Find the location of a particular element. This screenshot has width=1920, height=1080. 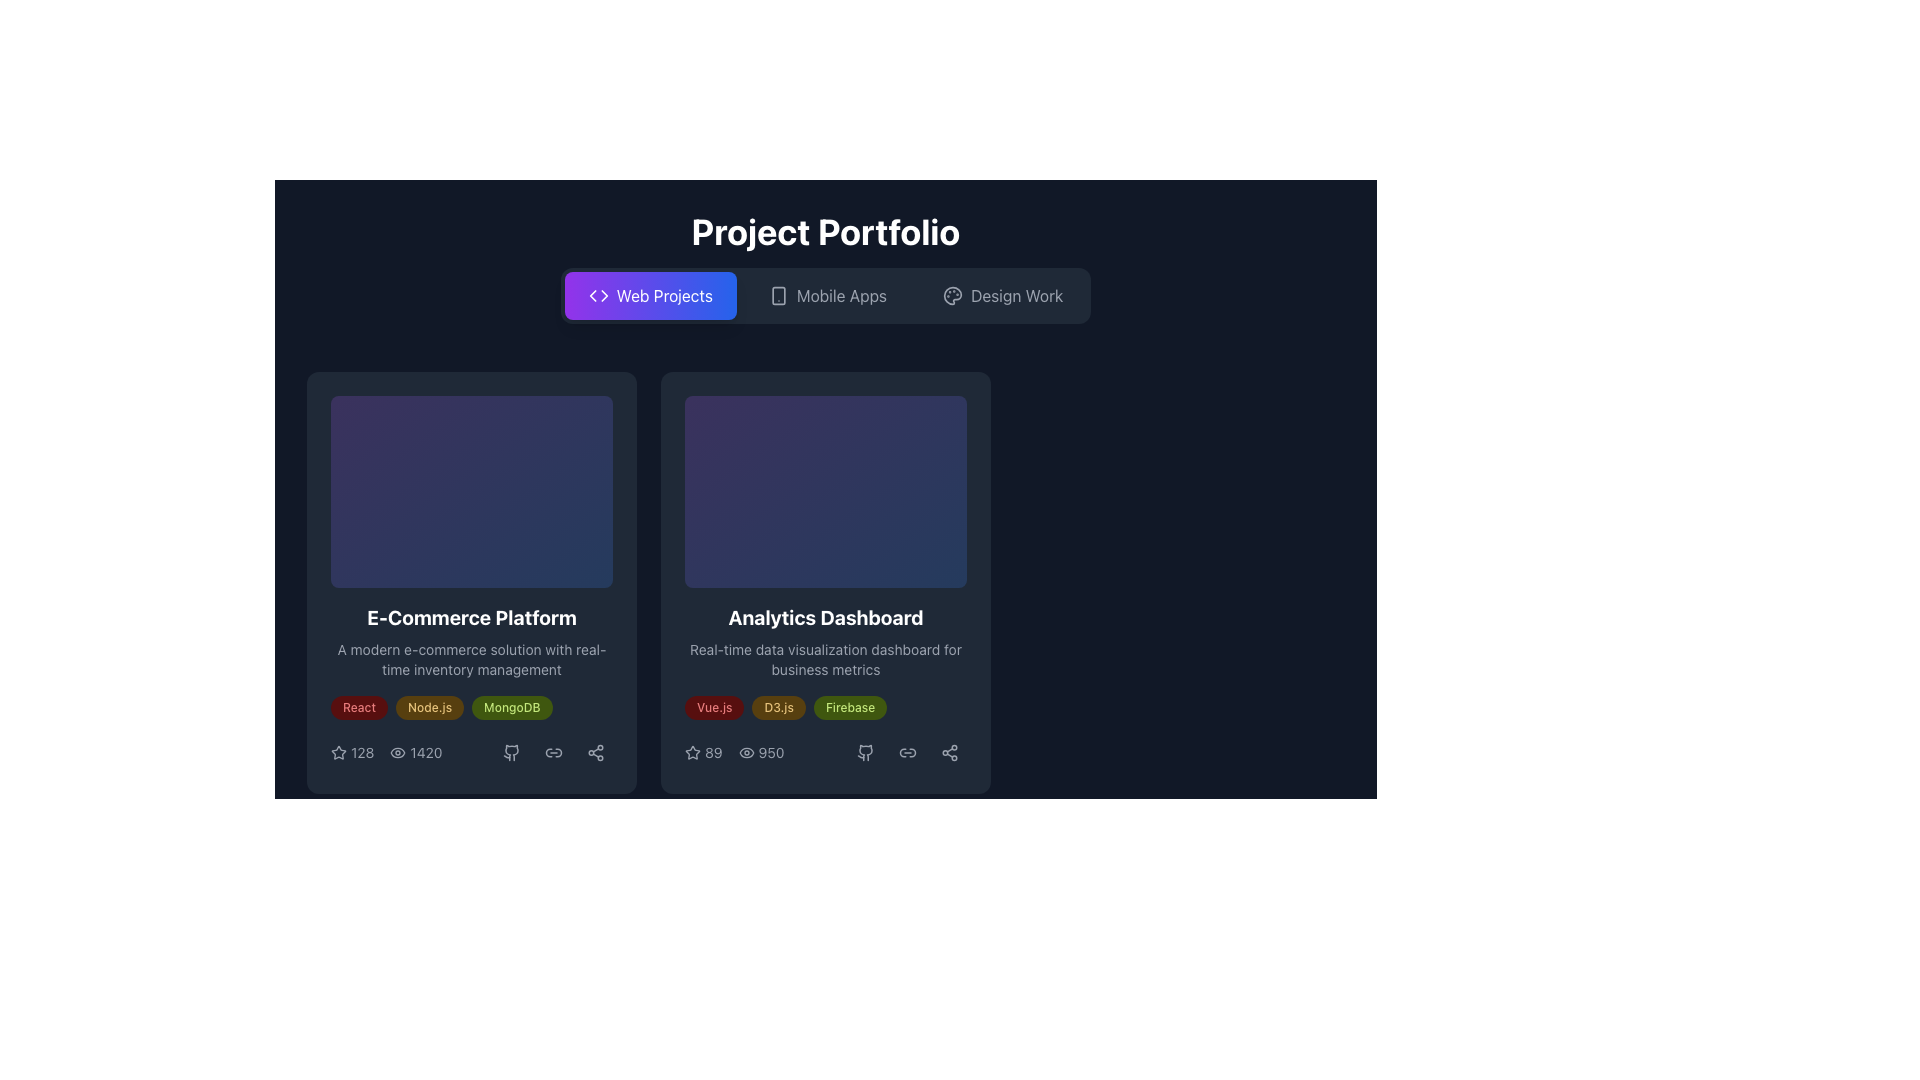

the 'Analytics Dashboard' card element located in the second column of the grid layout is located at coordinates (825, 582).